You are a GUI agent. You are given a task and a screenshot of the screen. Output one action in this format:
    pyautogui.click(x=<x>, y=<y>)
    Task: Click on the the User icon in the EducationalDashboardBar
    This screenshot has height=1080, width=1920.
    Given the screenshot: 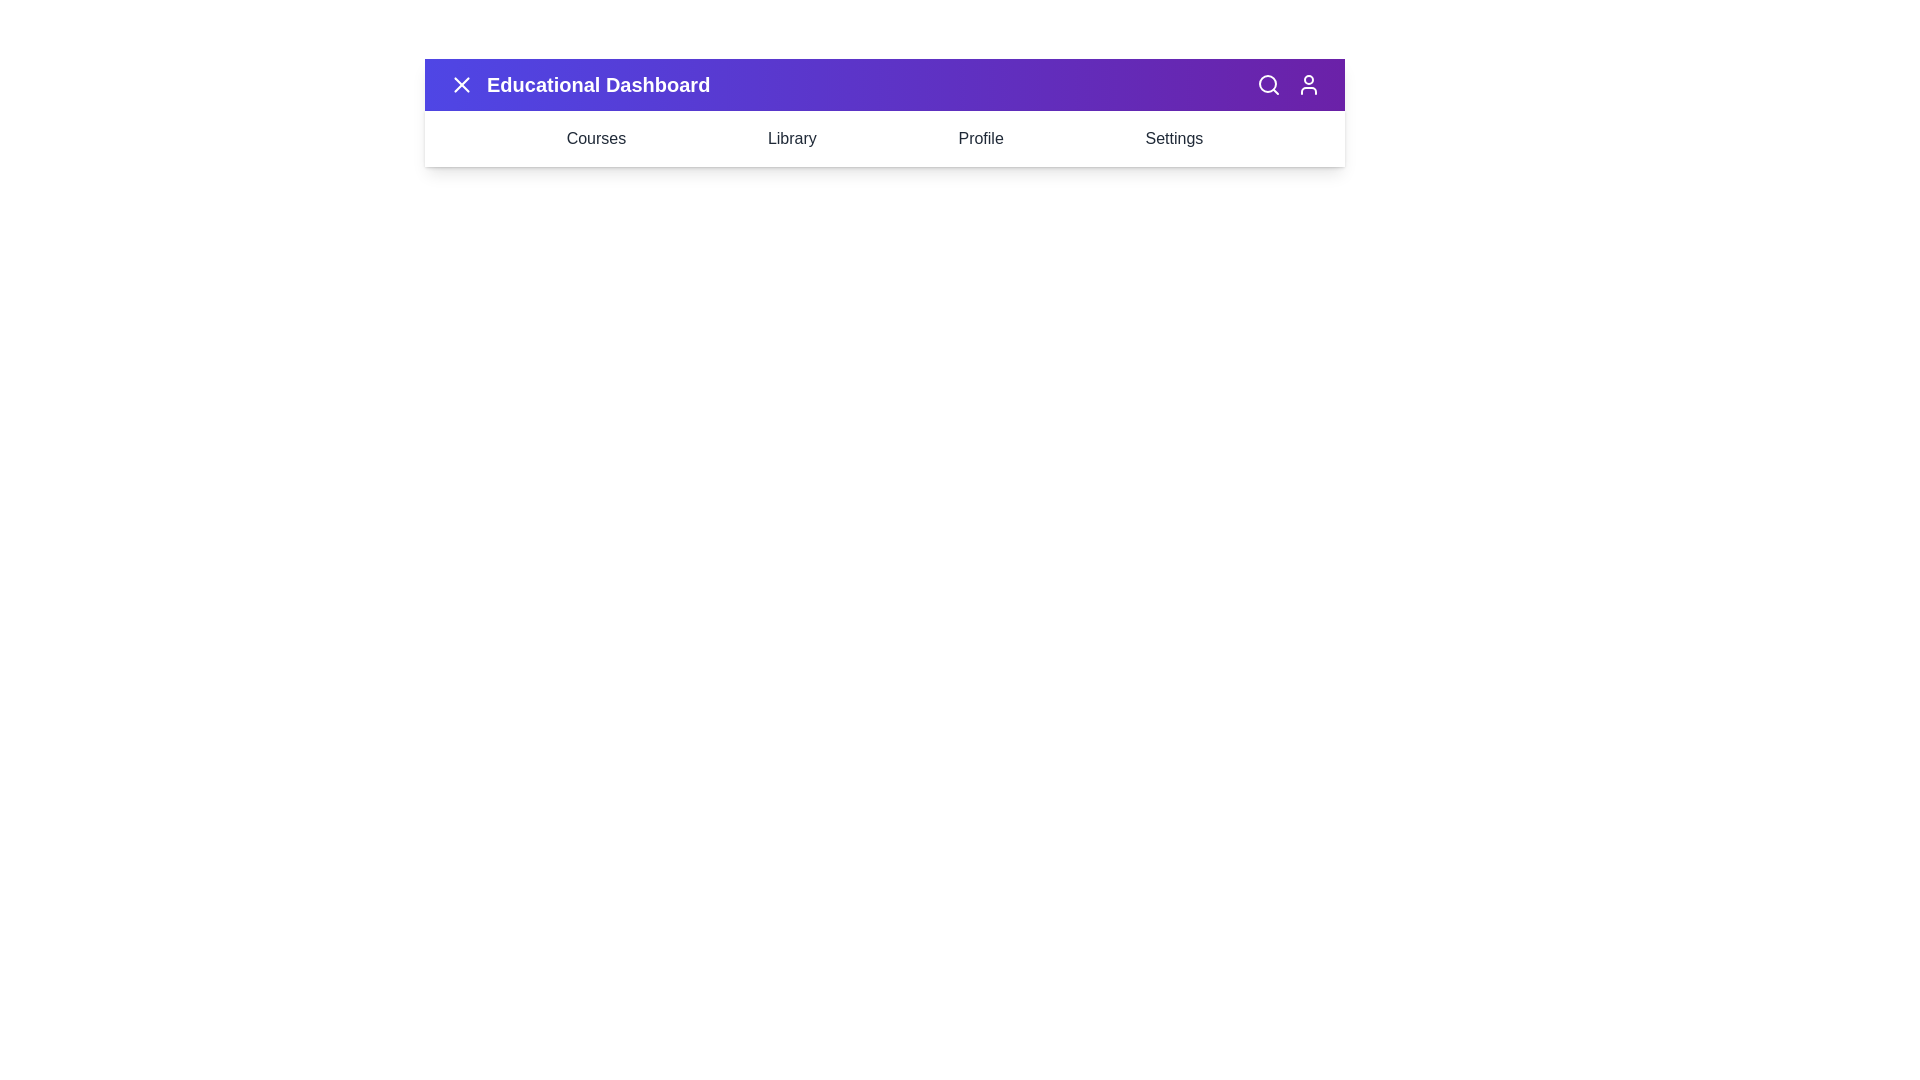 What is the action you would take?
    pyautogui.click(x=1309, y=83)
    